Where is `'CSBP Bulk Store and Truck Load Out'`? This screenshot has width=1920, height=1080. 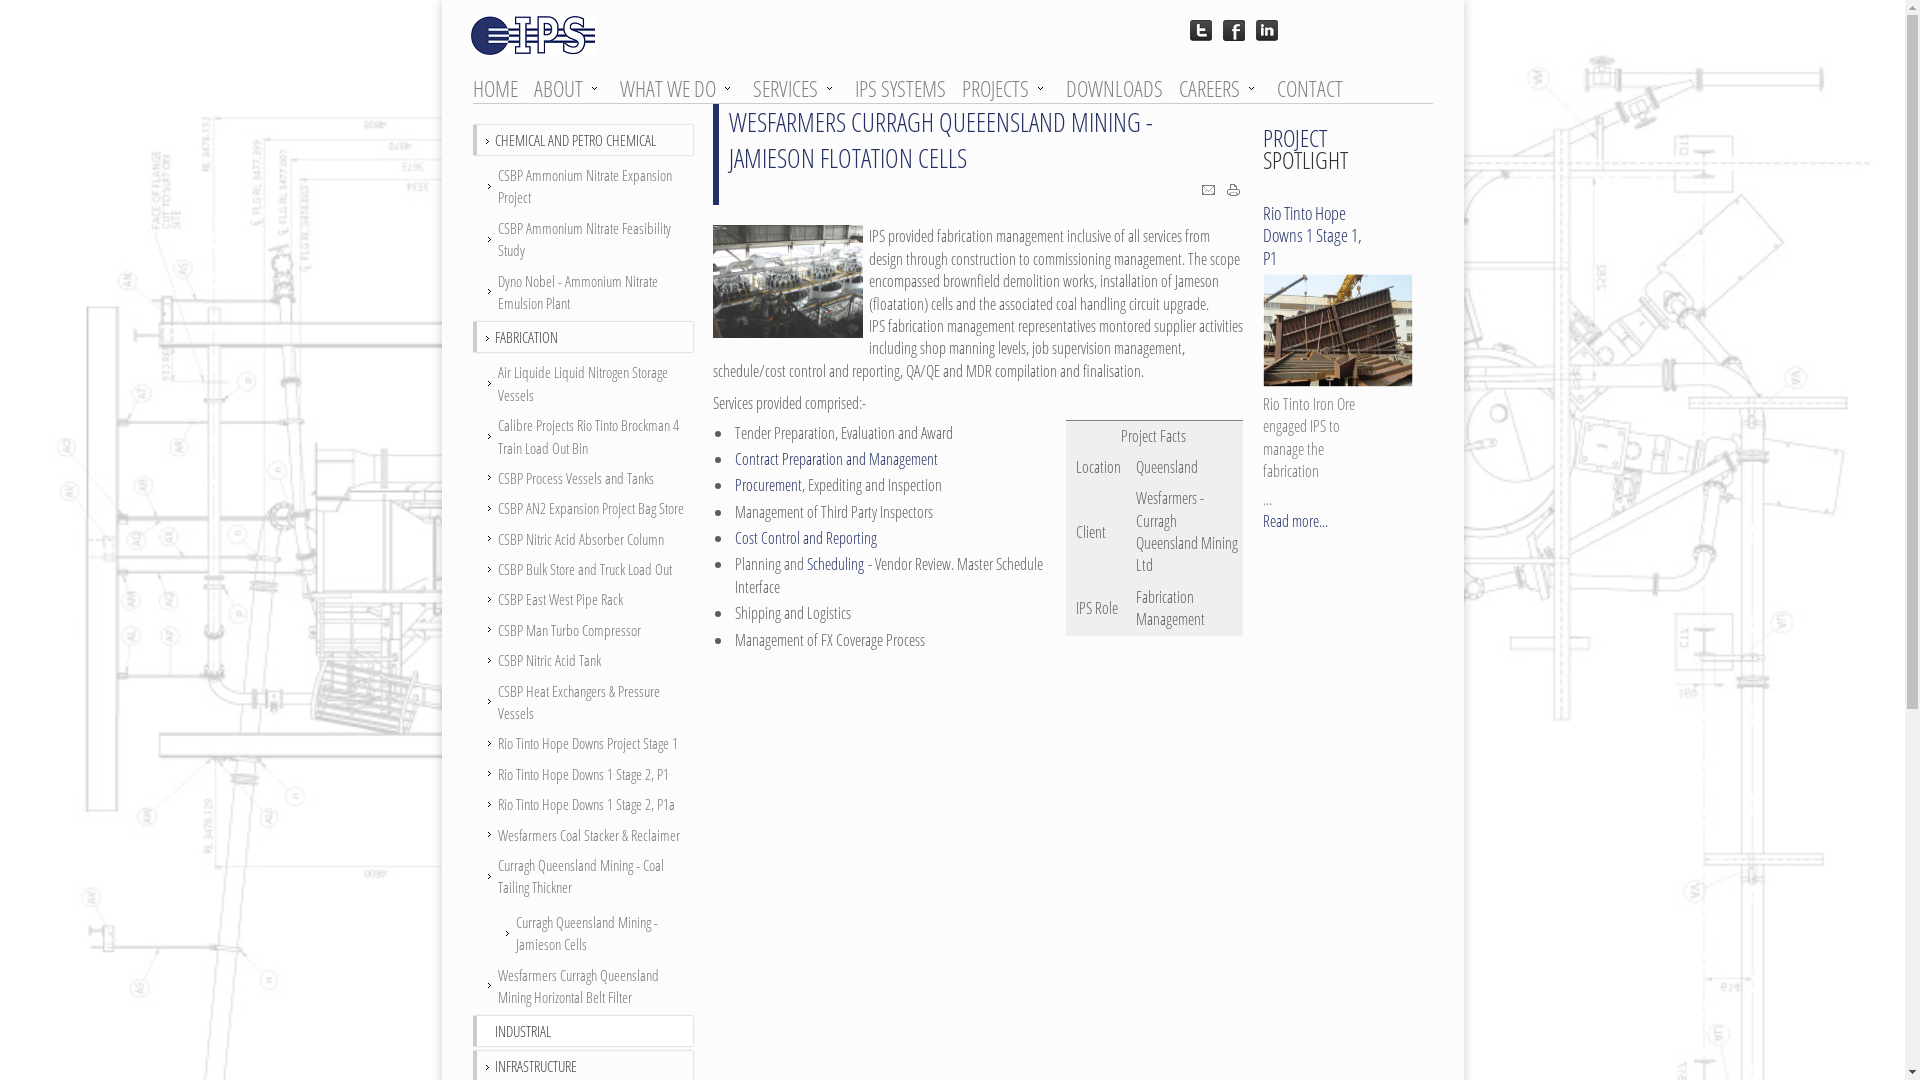 'CSBP Bulk Store and Truck Load Out' is located at coordinates (481, 569).